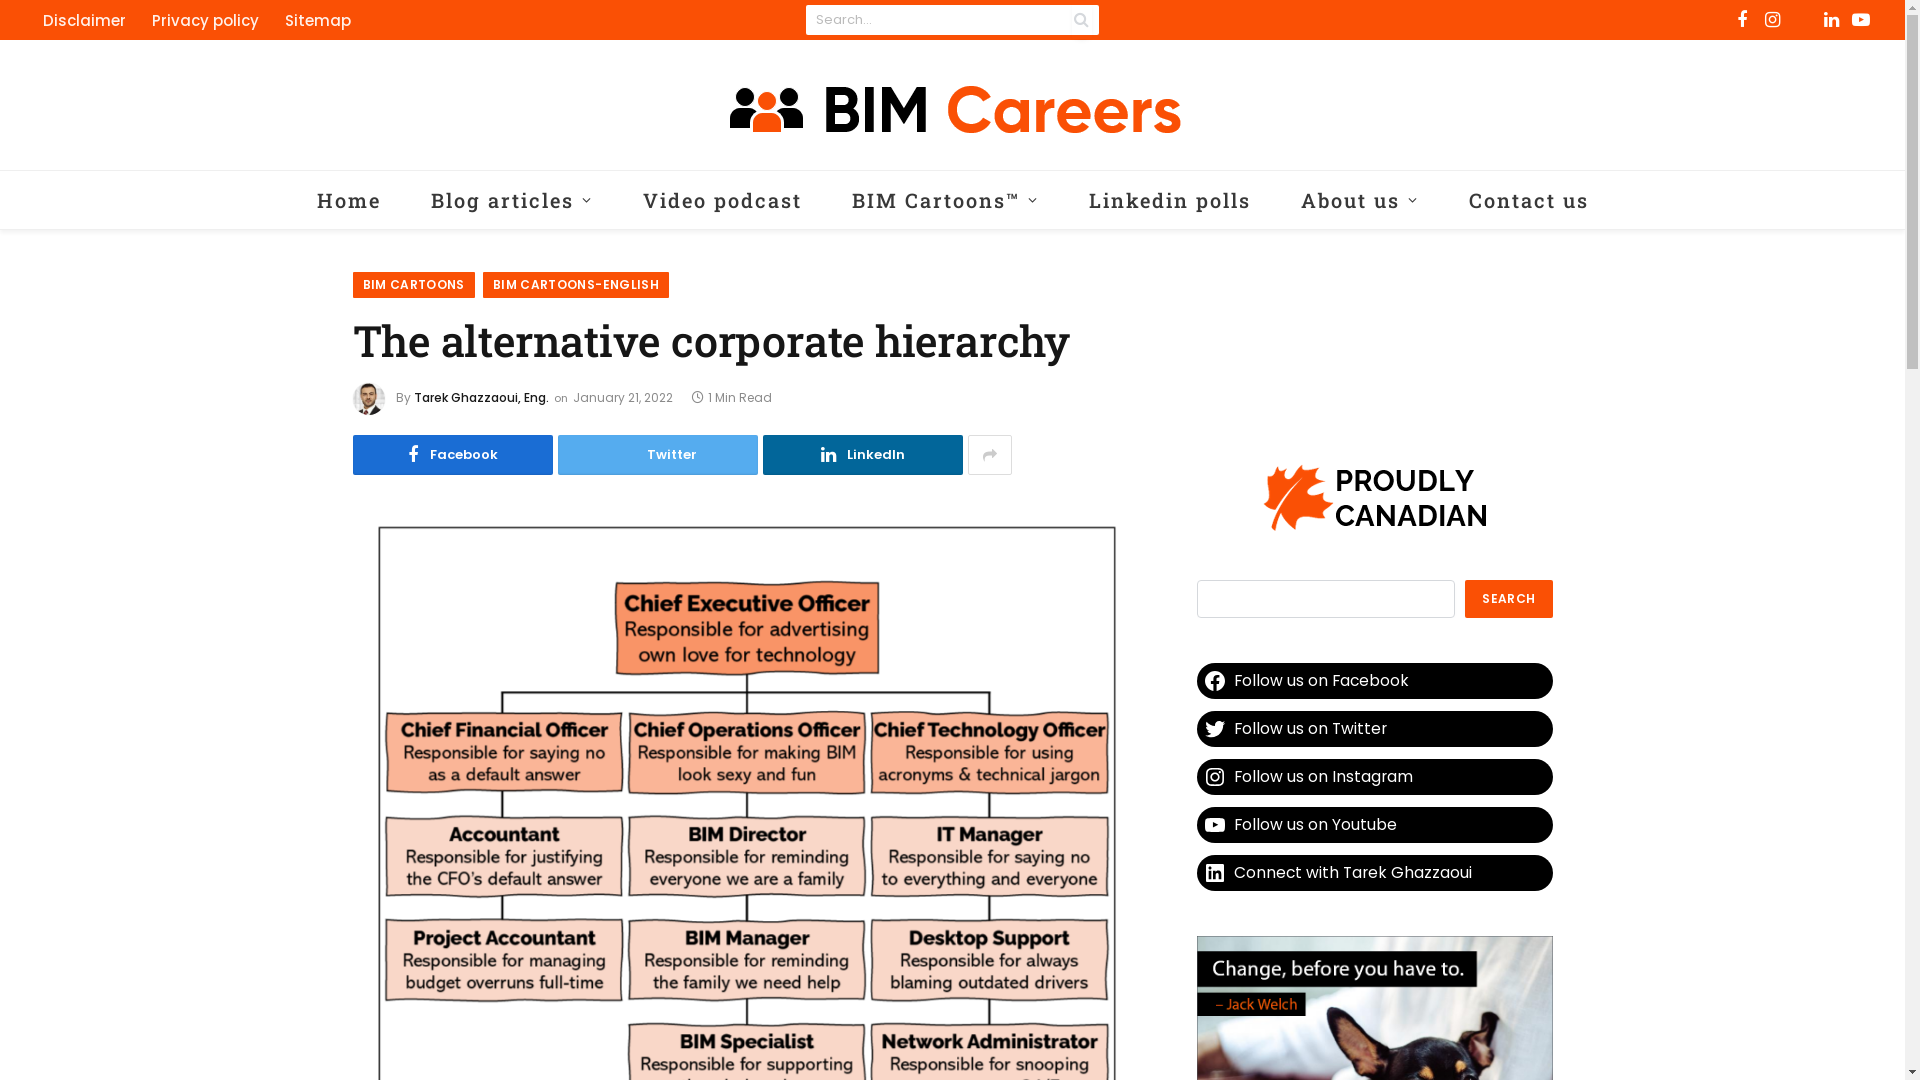 The height and width of the screenshot is (1080, 1920). Describe the element at coordinates (1372, 825) in the screenshot. I see `'Follow us on Youtube'` at that location.